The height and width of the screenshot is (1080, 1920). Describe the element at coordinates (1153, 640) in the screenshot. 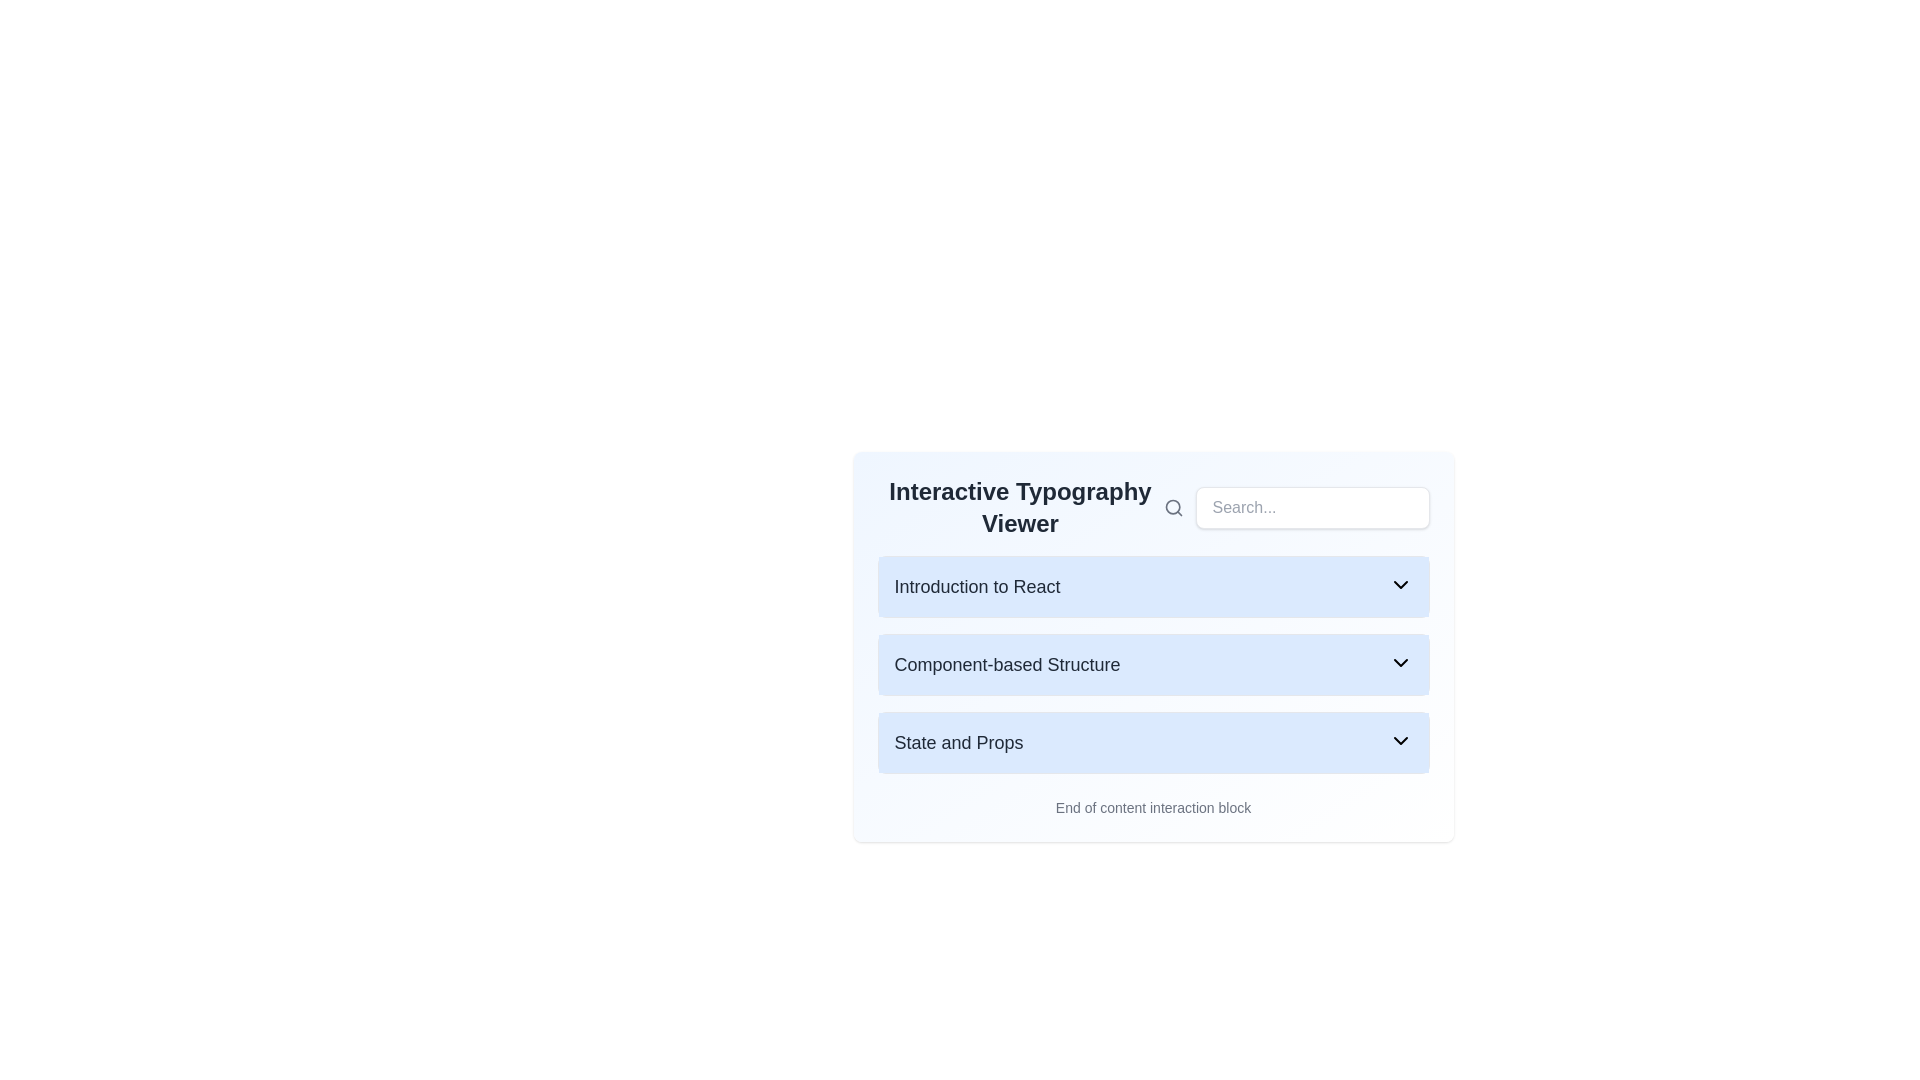

I see `the 'Component-based Structure' button in the Interactive Typography Viewer panel` at that location.